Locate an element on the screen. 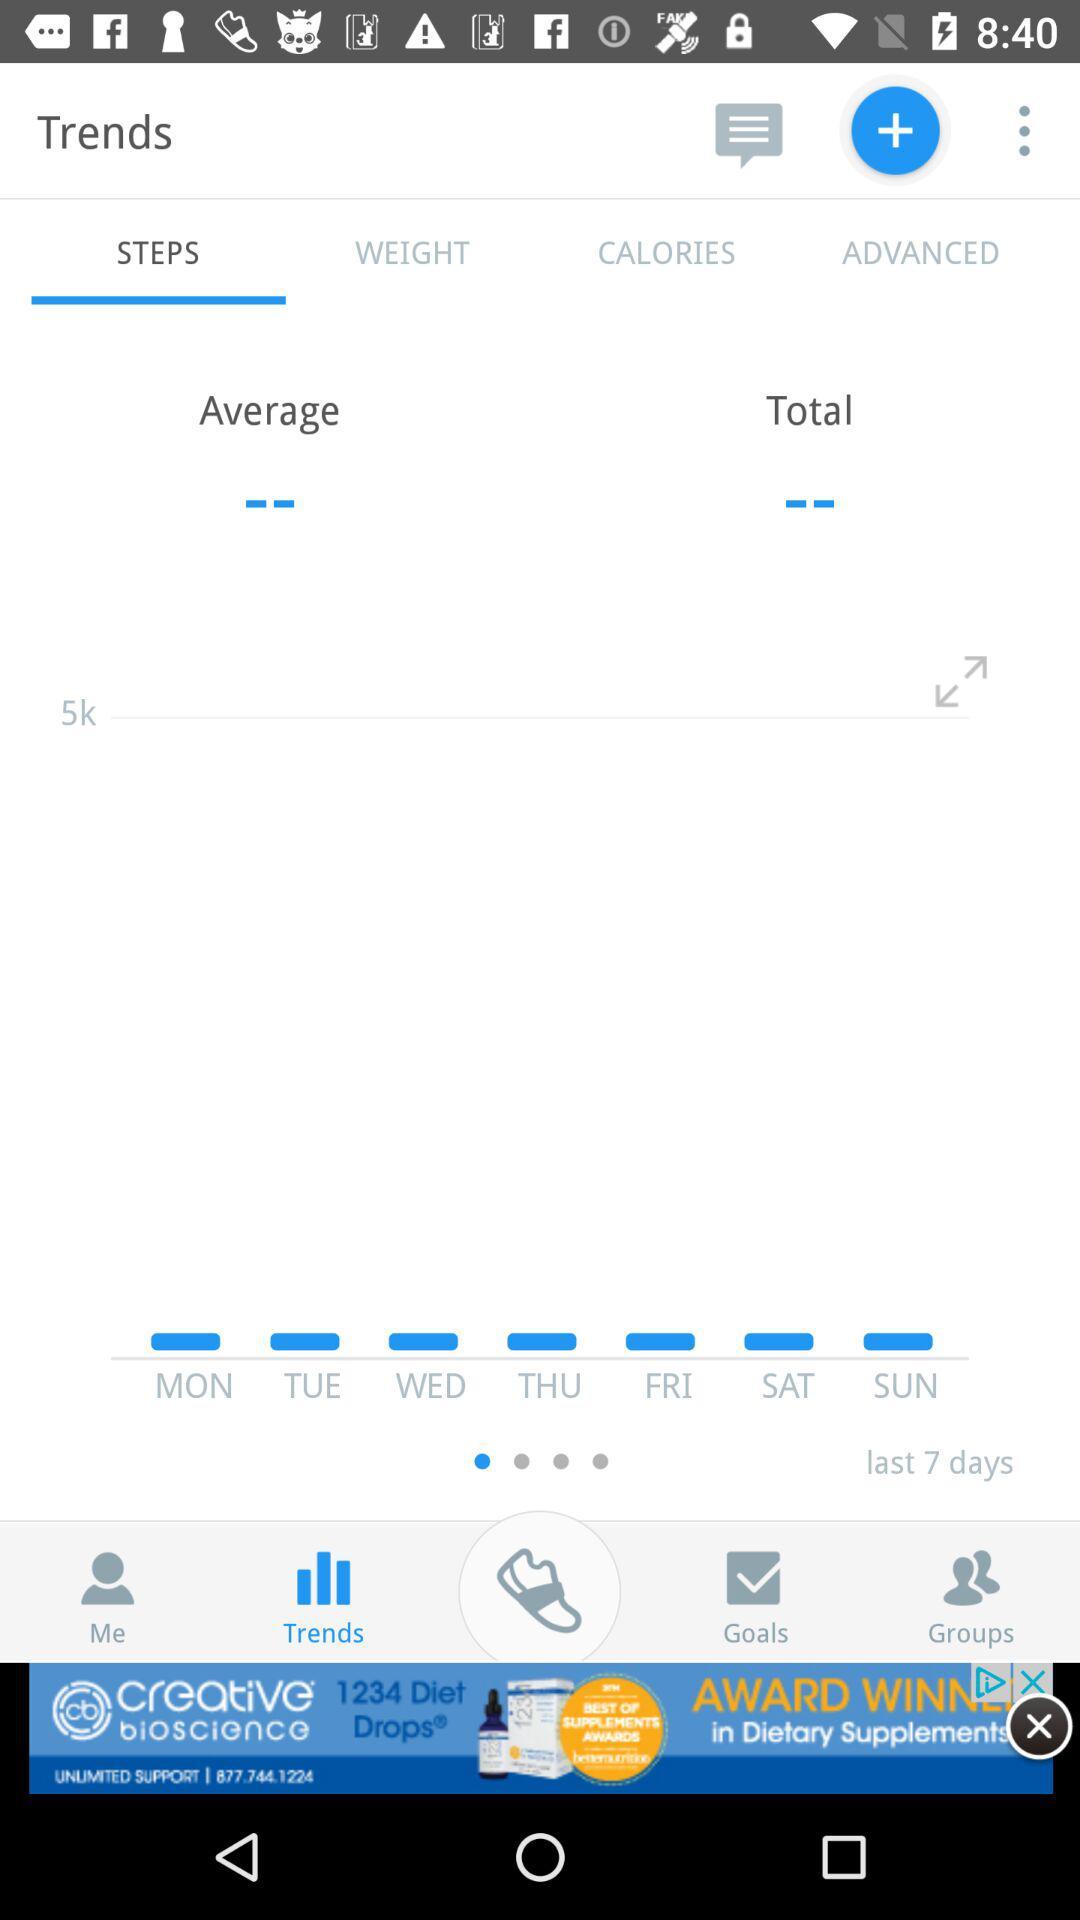 This screenshot has width=1080, height=1920. the close icon is located at coordinates (1038, 1725).